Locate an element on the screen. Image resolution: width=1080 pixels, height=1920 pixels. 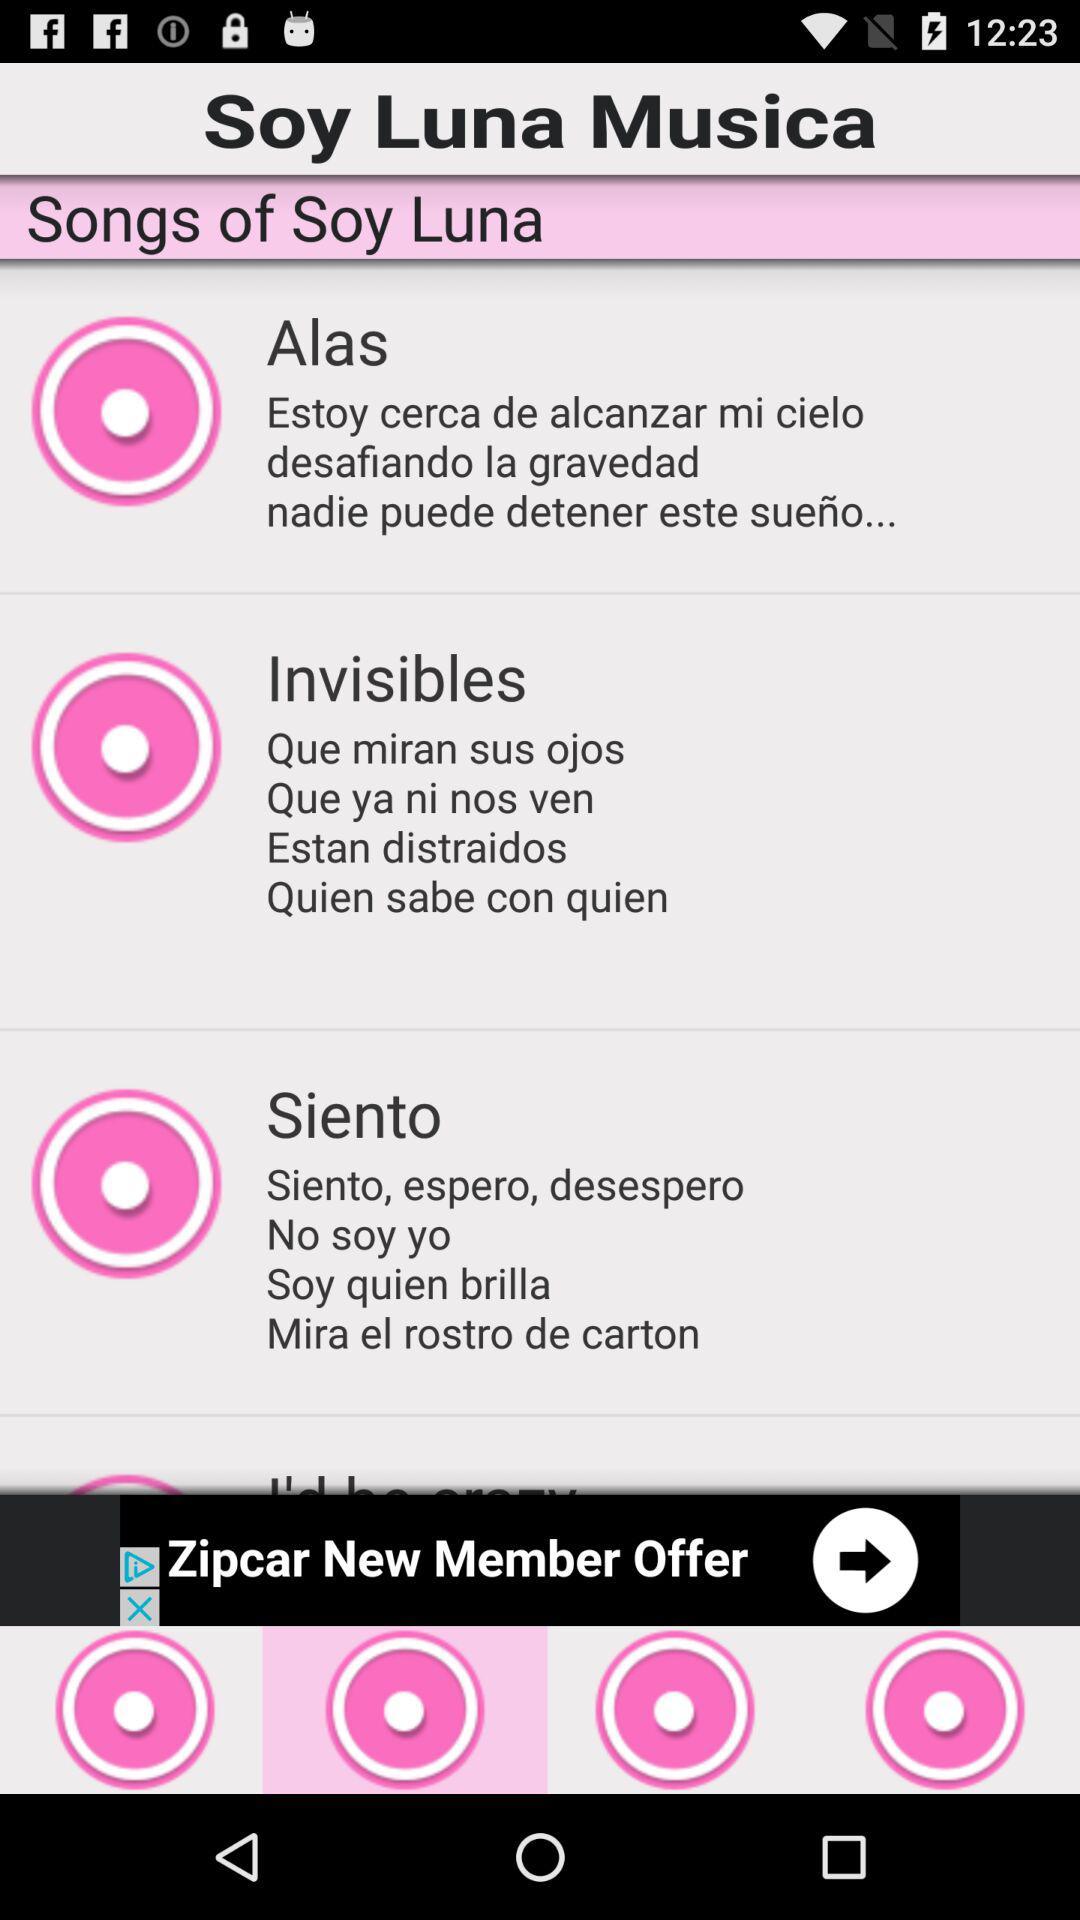
open advertisement is located at coordinates (540, 1559).